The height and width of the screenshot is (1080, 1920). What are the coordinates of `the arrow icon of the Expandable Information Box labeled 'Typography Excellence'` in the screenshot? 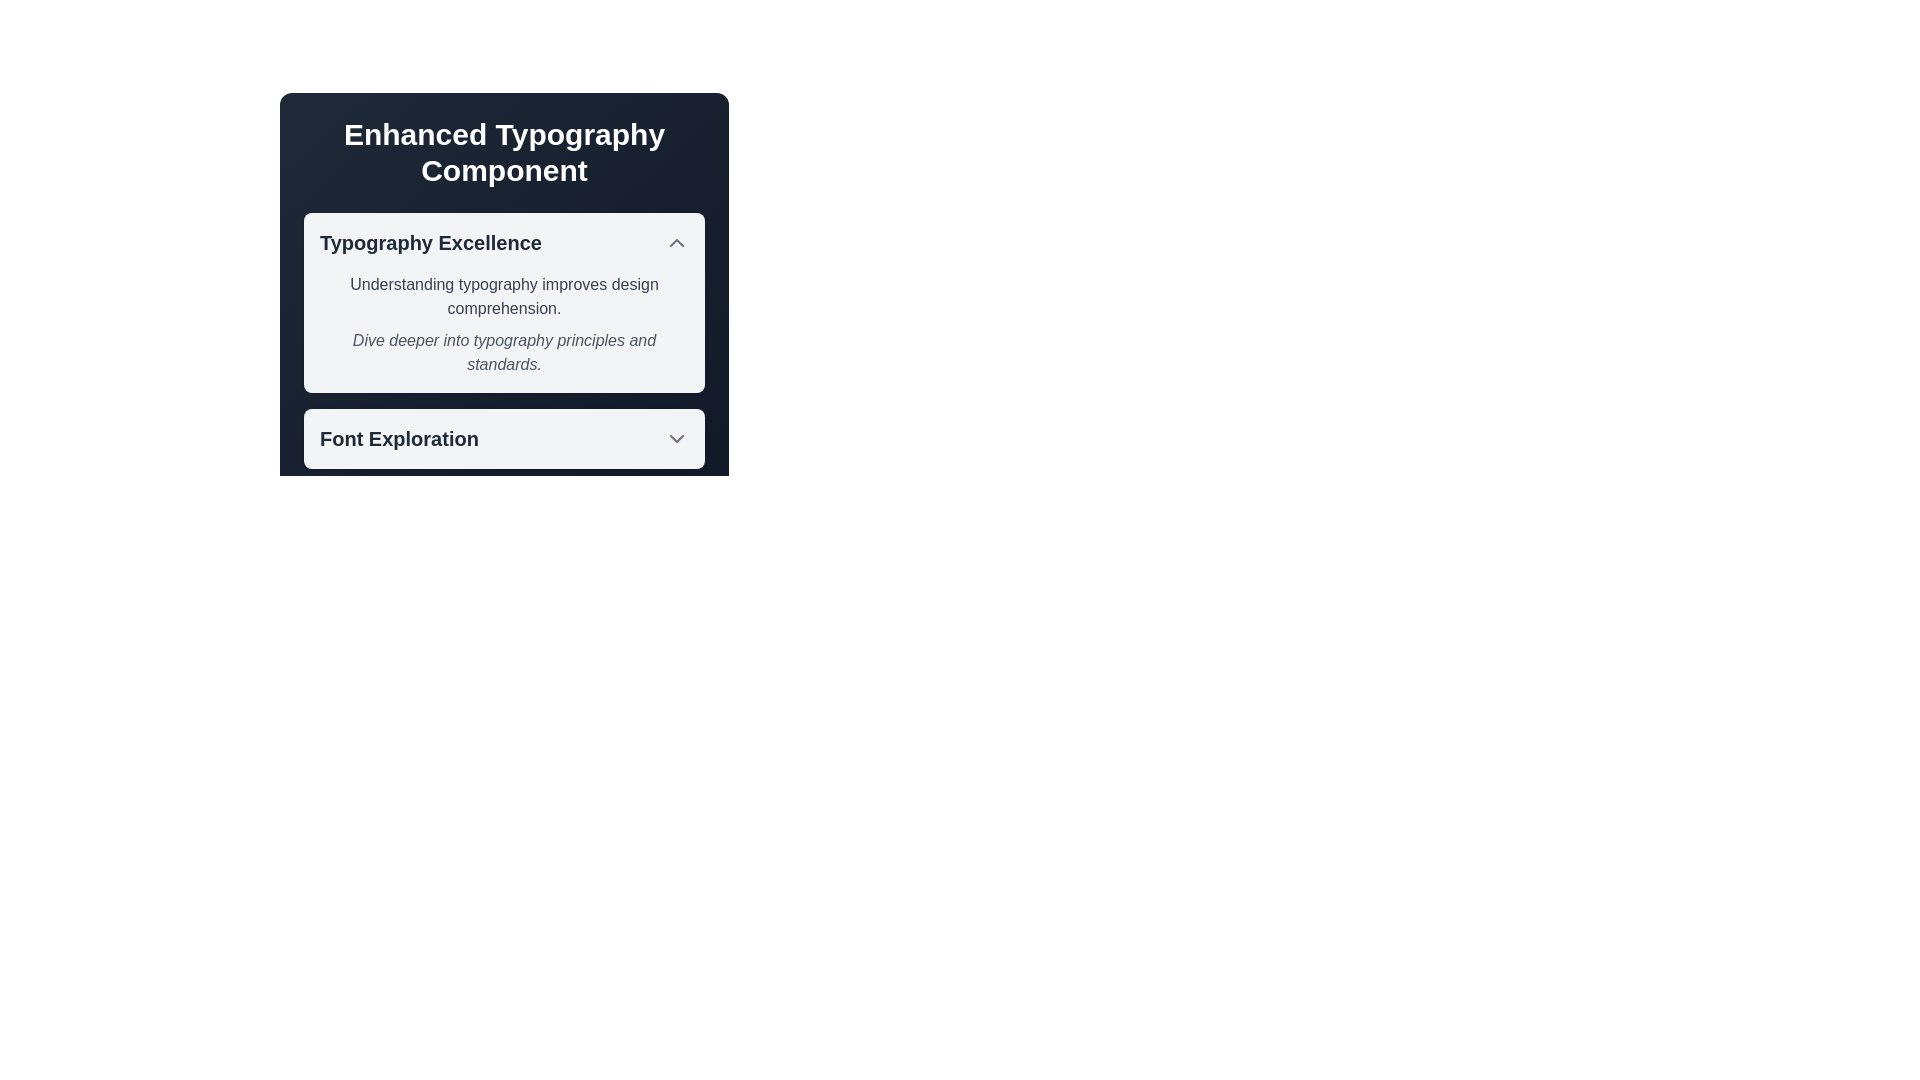 It's located at (504, 272).